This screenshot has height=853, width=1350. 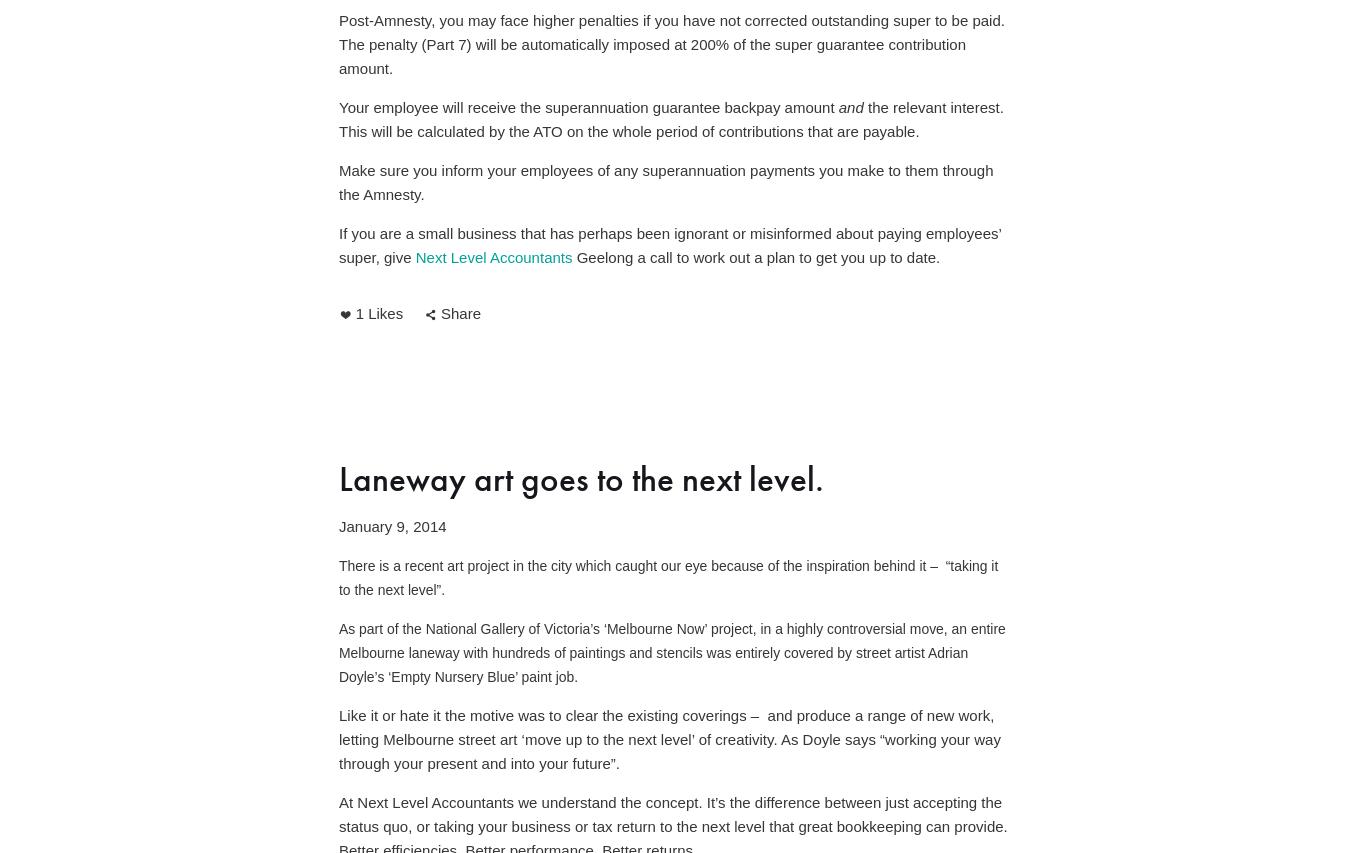 I want to click on 'If you are a small business that has perhaps been ignorant or misinformed about paying employees’ super, give', so click(x=338, y=245).